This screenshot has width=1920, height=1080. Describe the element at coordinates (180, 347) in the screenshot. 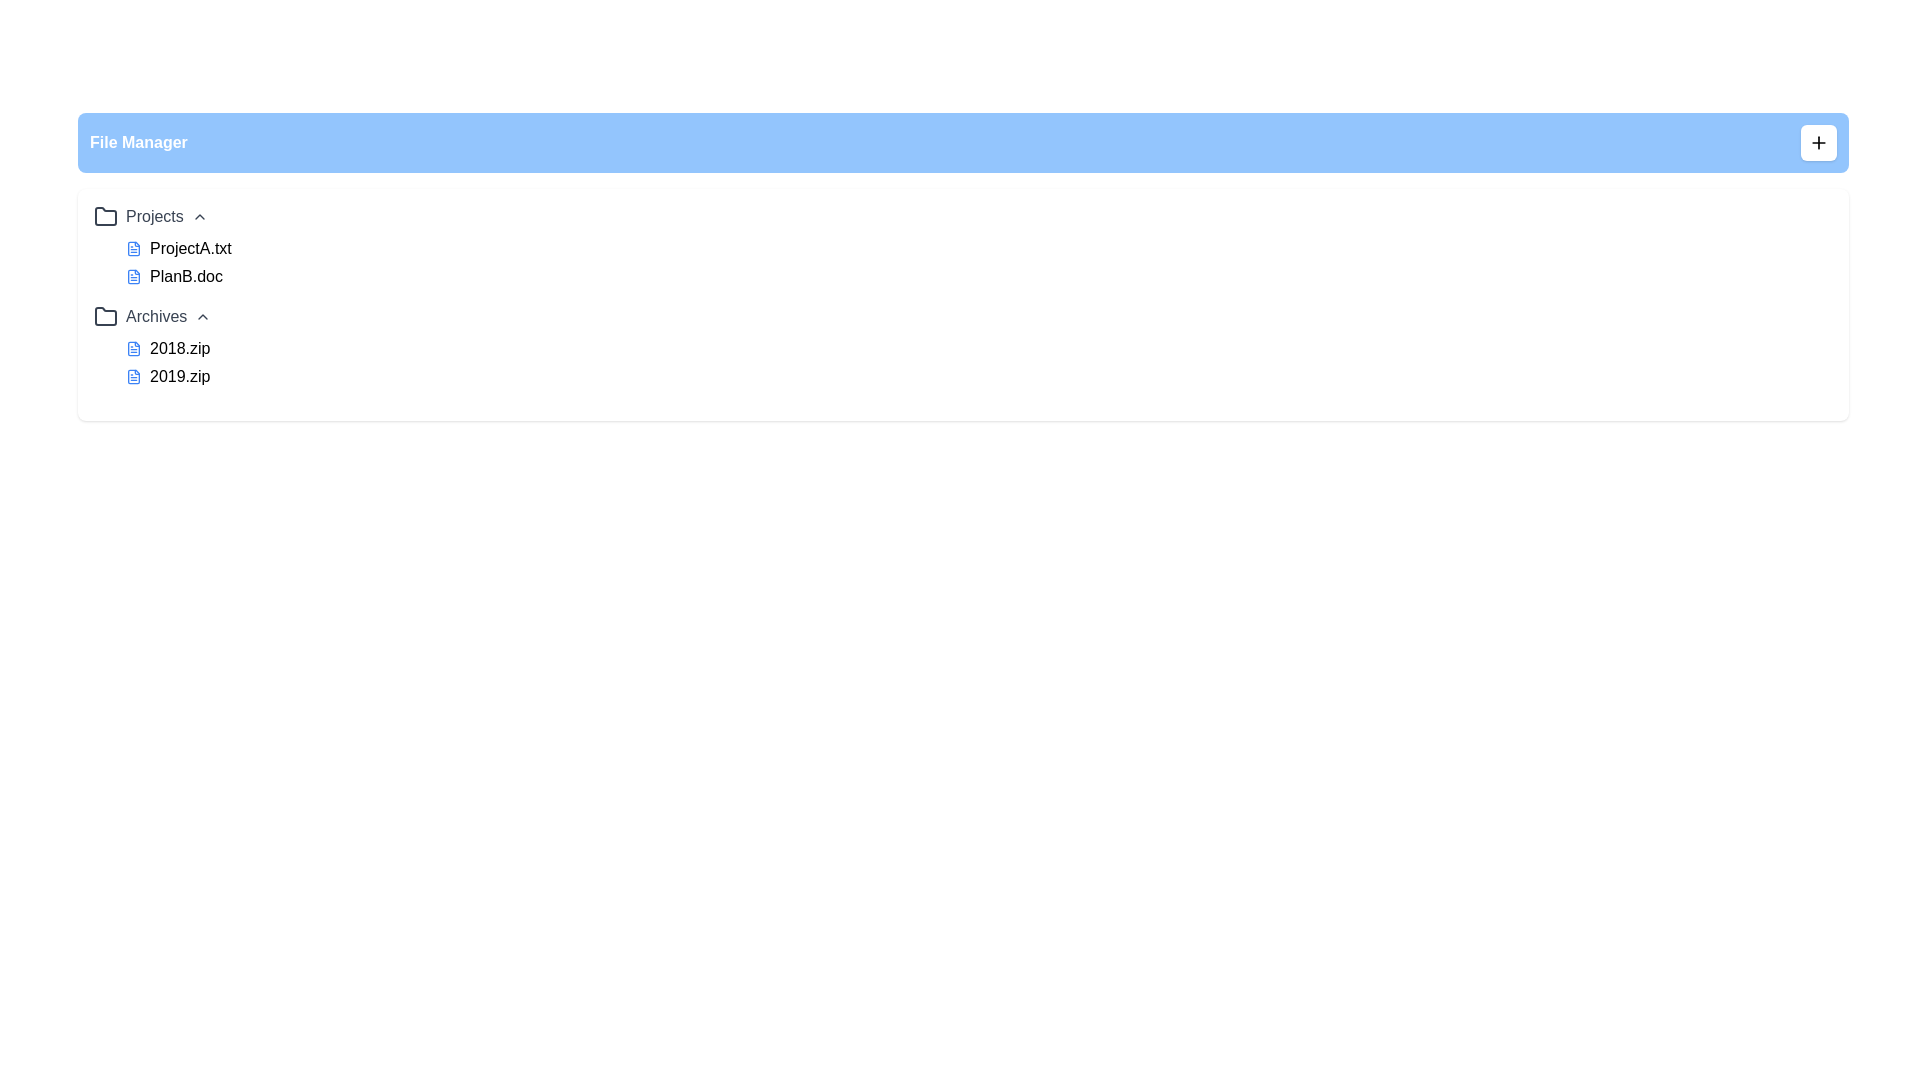

I see `the text label that denotes the file '2018.zip' in the 'Archives' section` at that location.